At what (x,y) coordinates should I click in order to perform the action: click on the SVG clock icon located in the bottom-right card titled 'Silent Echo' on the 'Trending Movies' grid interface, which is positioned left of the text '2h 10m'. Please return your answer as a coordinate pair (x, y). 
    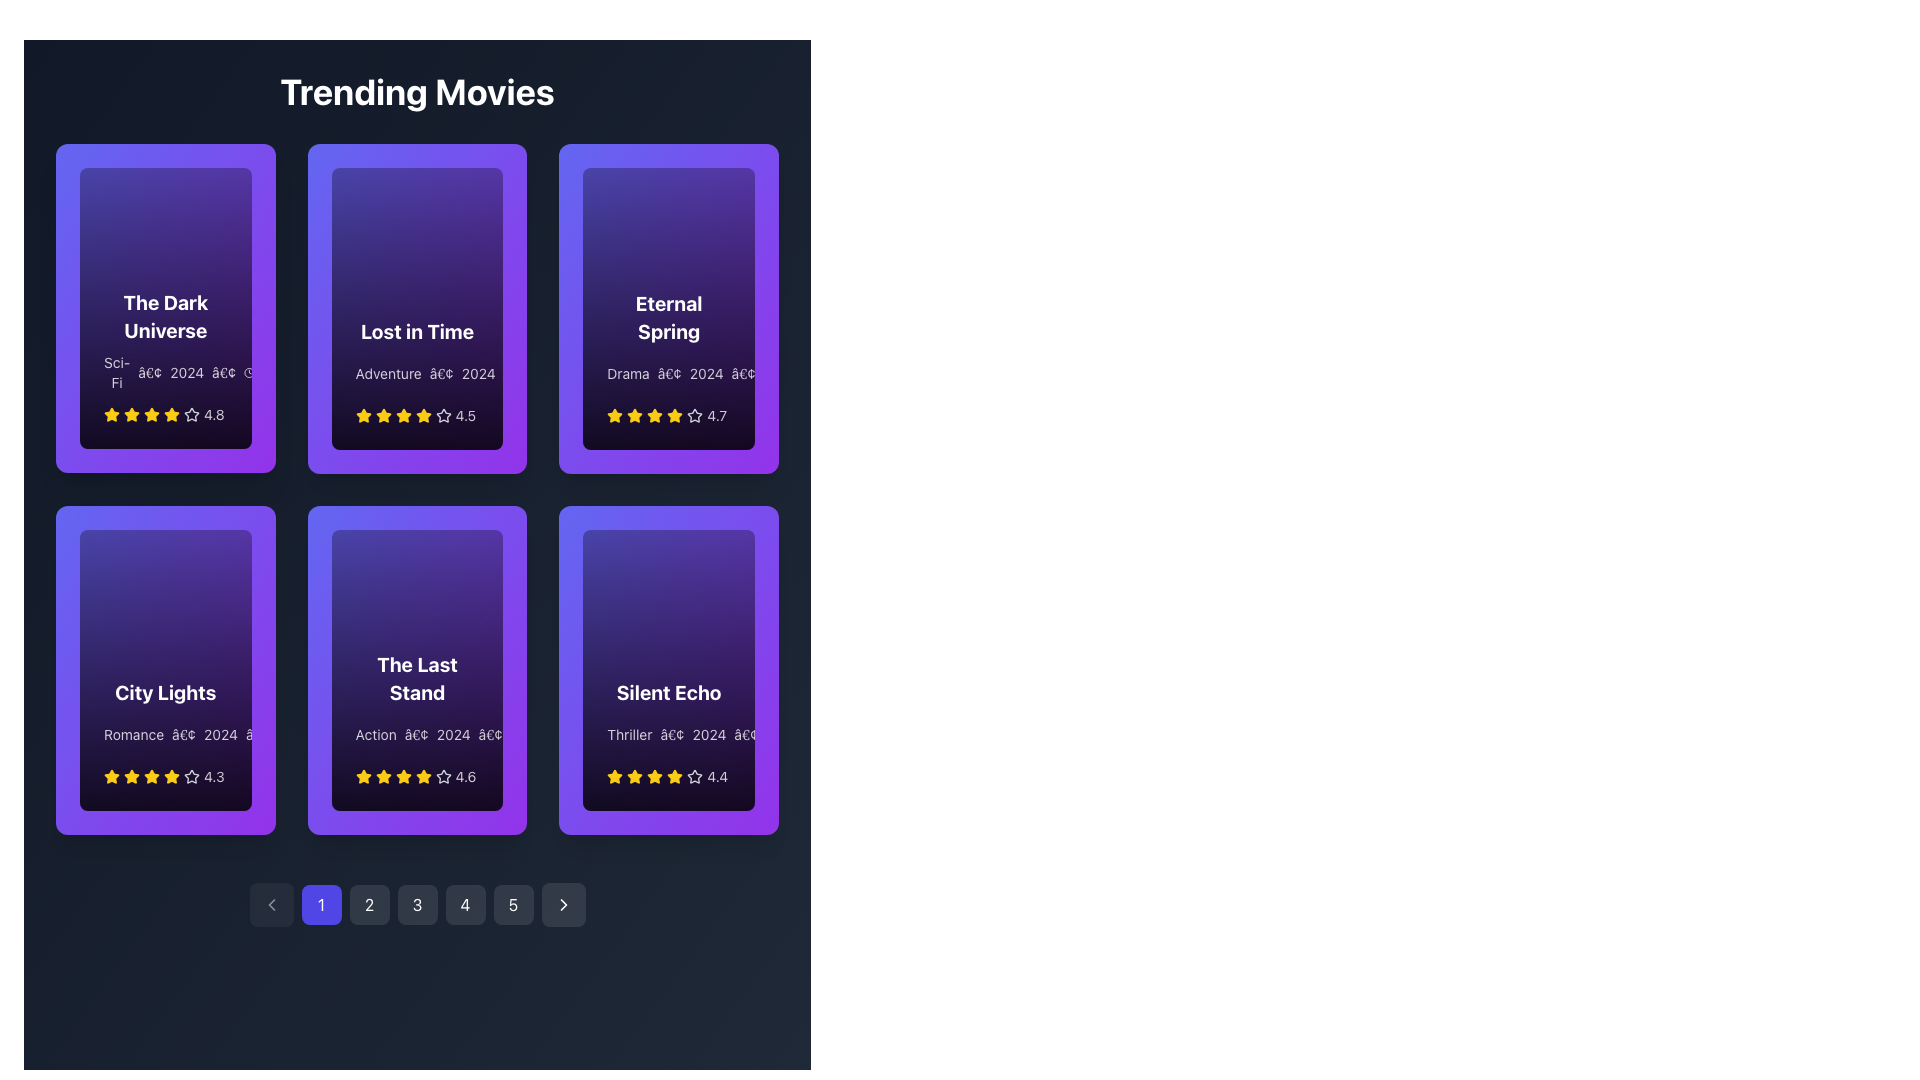
    Looking at the image, I should click on (770, 735).